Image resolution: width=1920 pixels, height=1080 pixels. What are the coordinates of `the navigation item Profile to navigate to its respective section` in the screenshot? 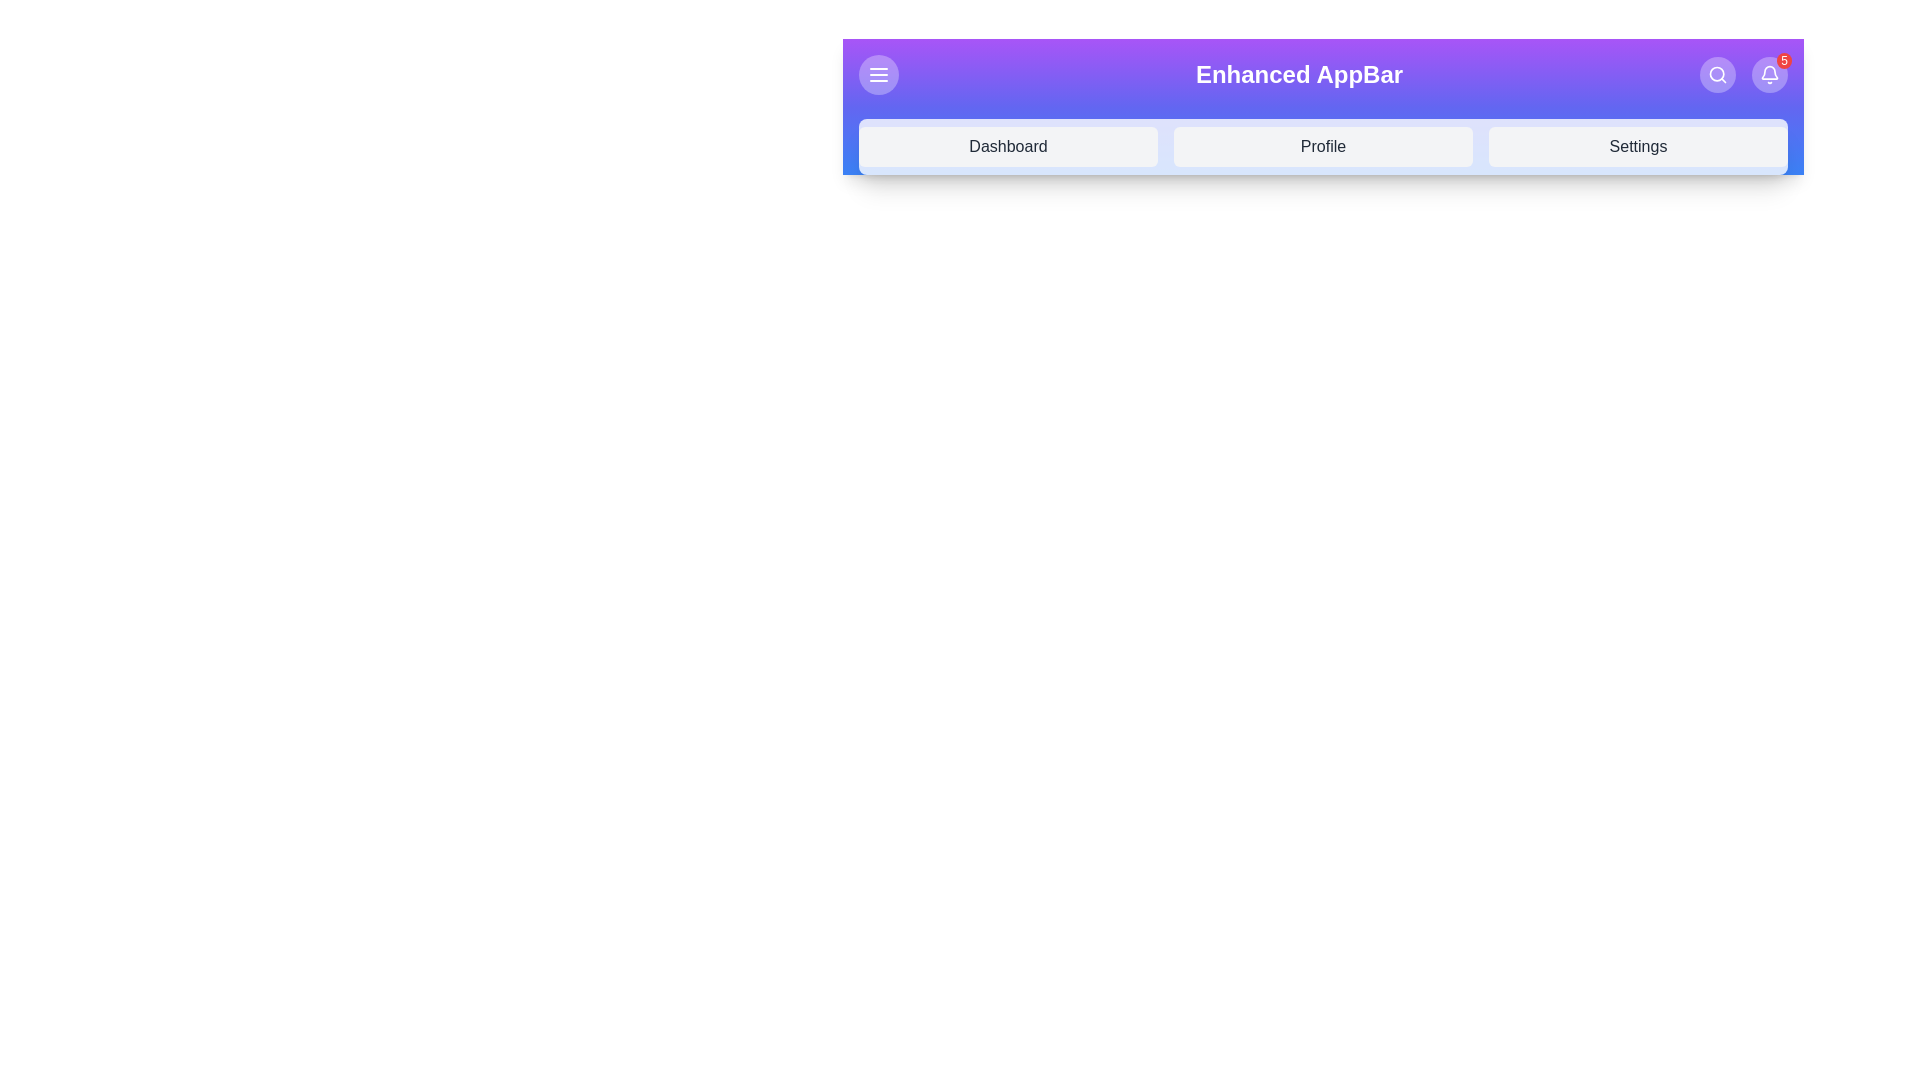 It's located at (1323, 145).